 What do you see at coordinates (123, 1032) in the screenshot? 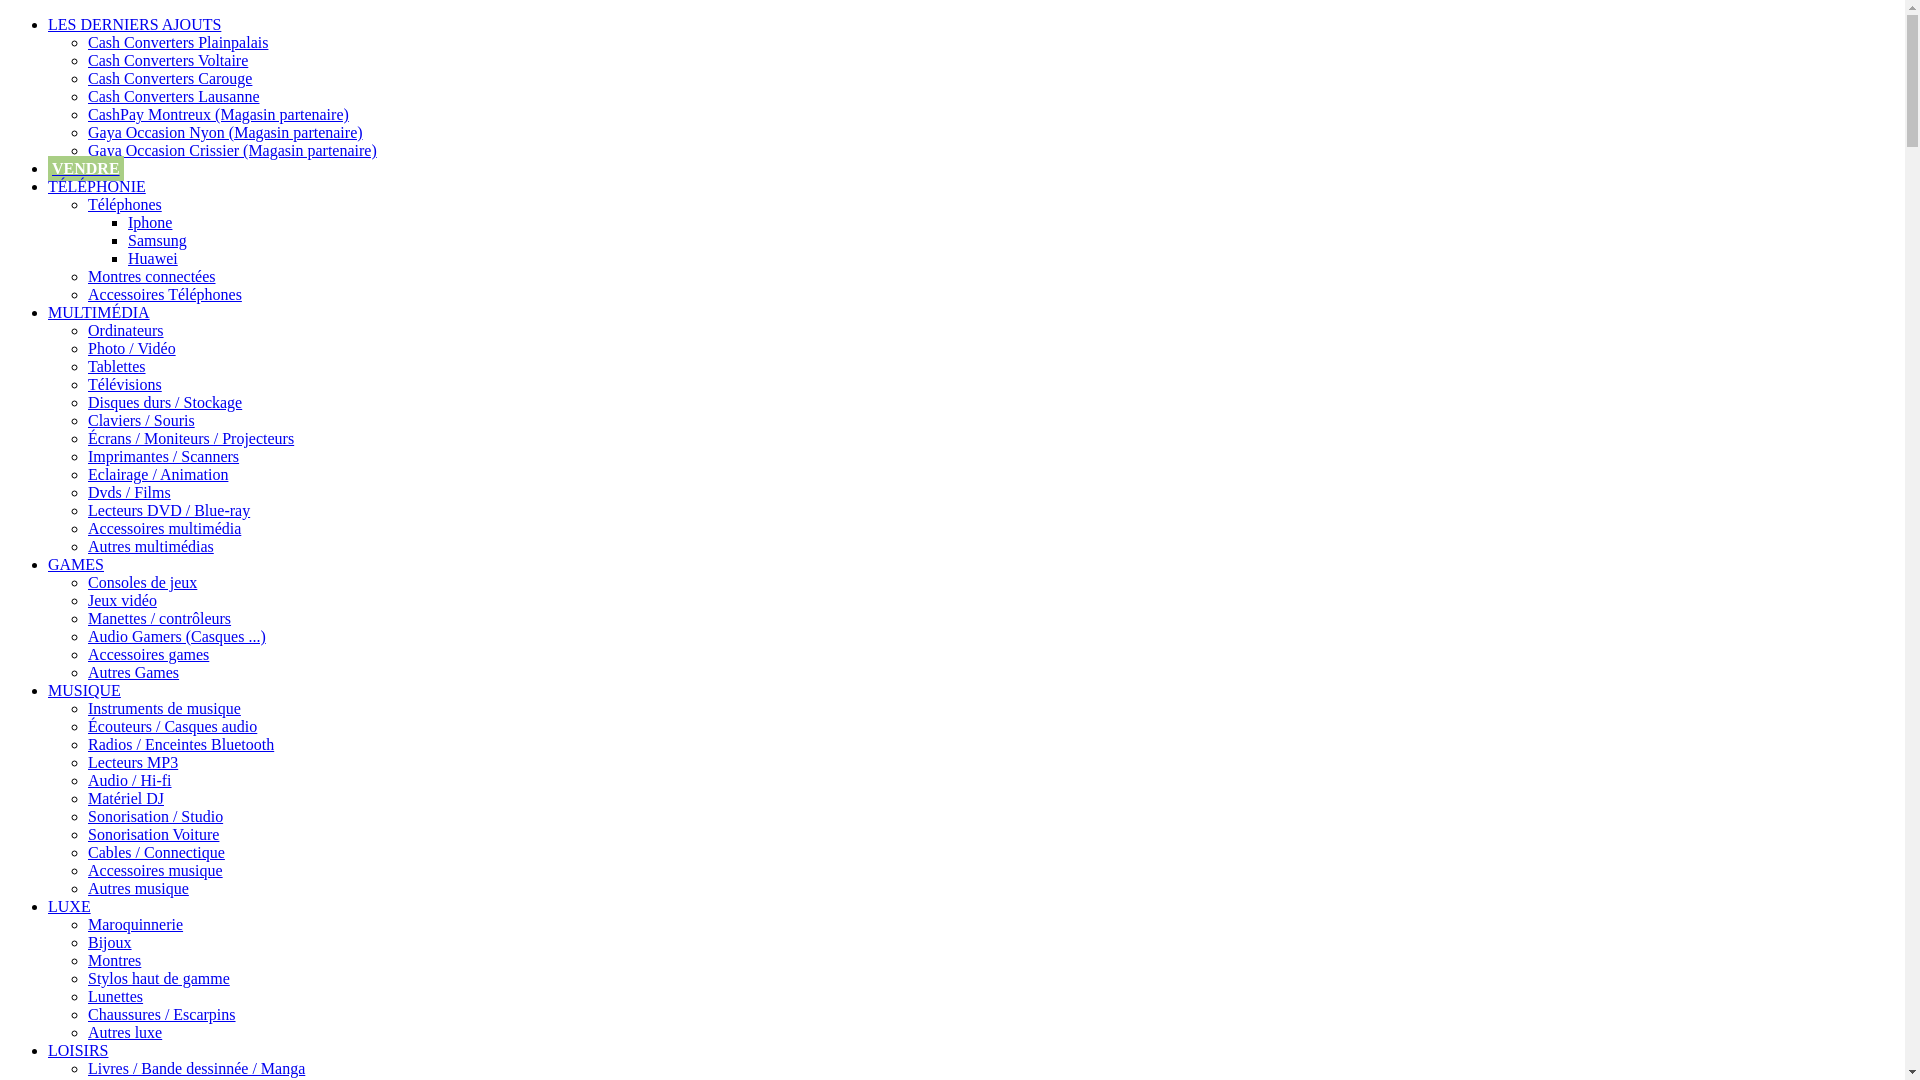
I see `'Autres luxe'` at bounding box center [123, 1032].